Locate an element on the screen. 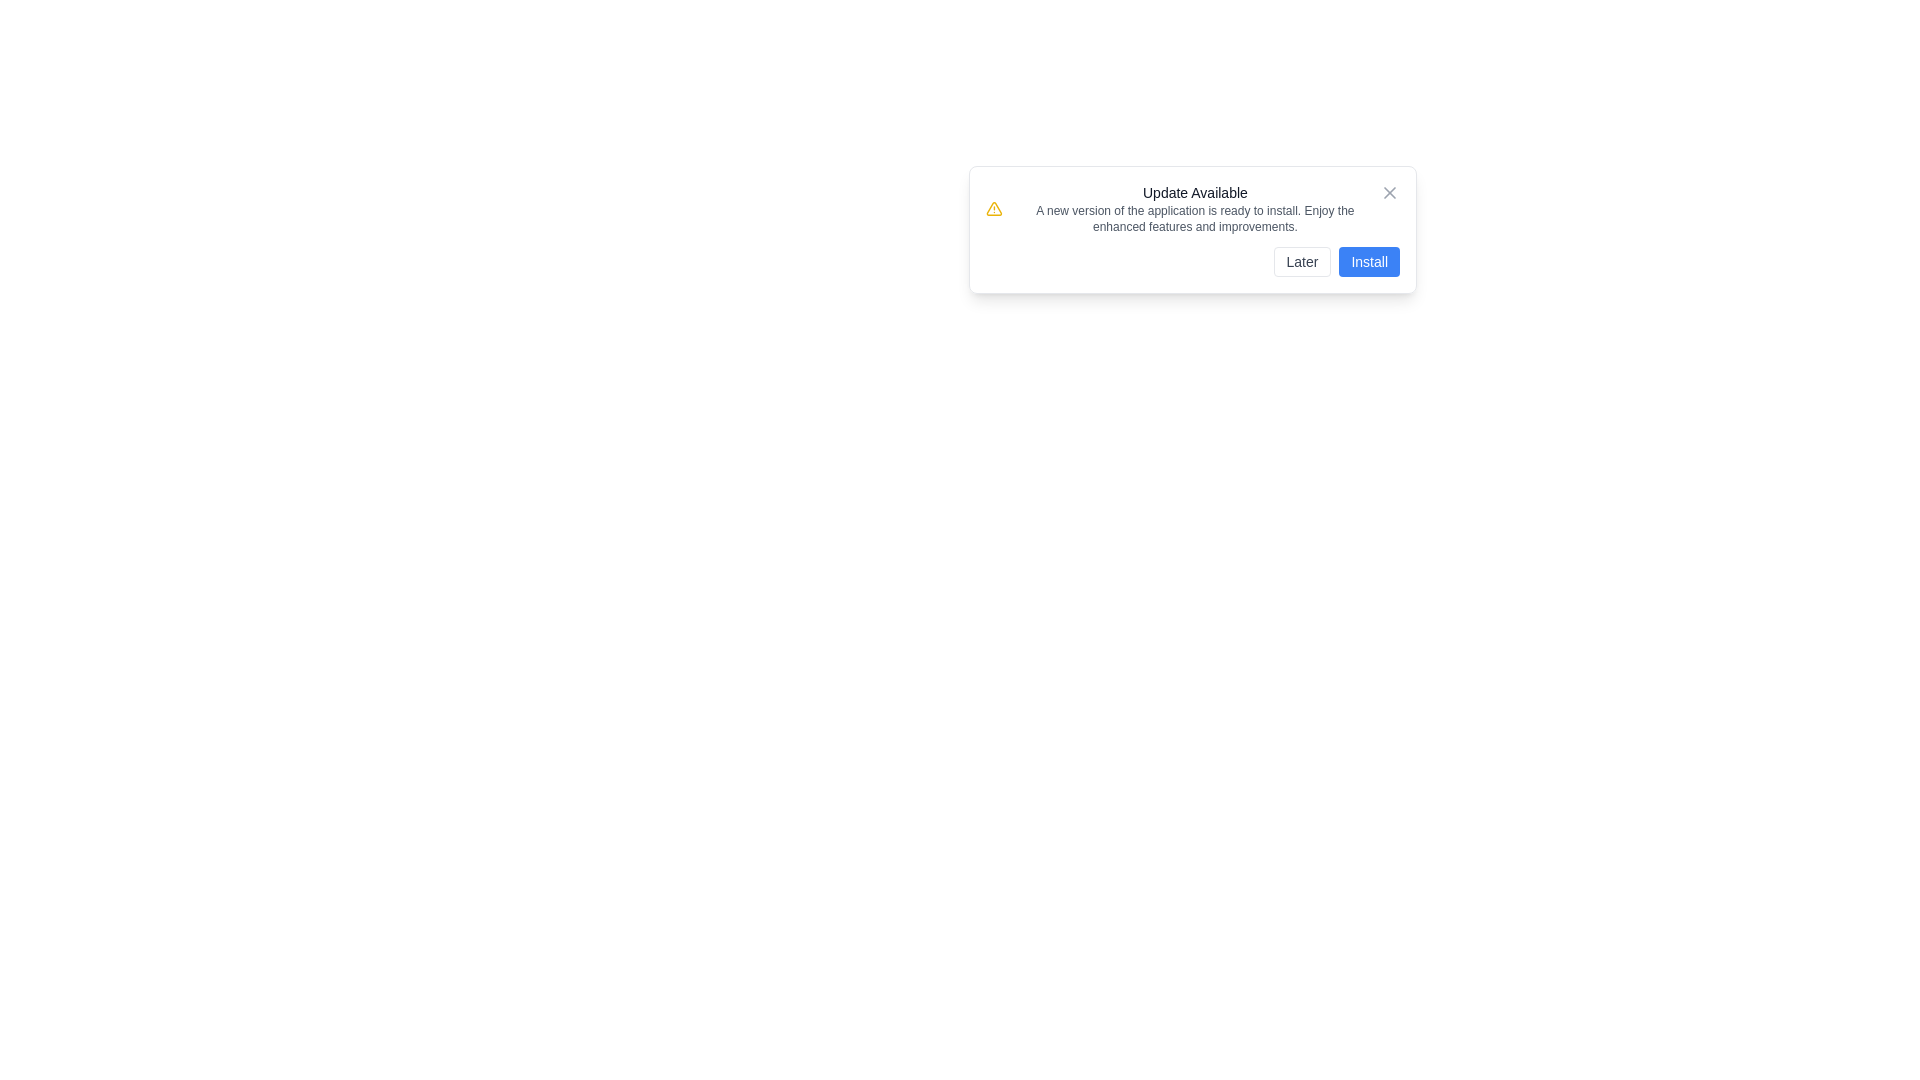  the warning icon located at the leftmost part of the notification box, which serves as a visual indicator for important messages is located at coordinates (994, 208).